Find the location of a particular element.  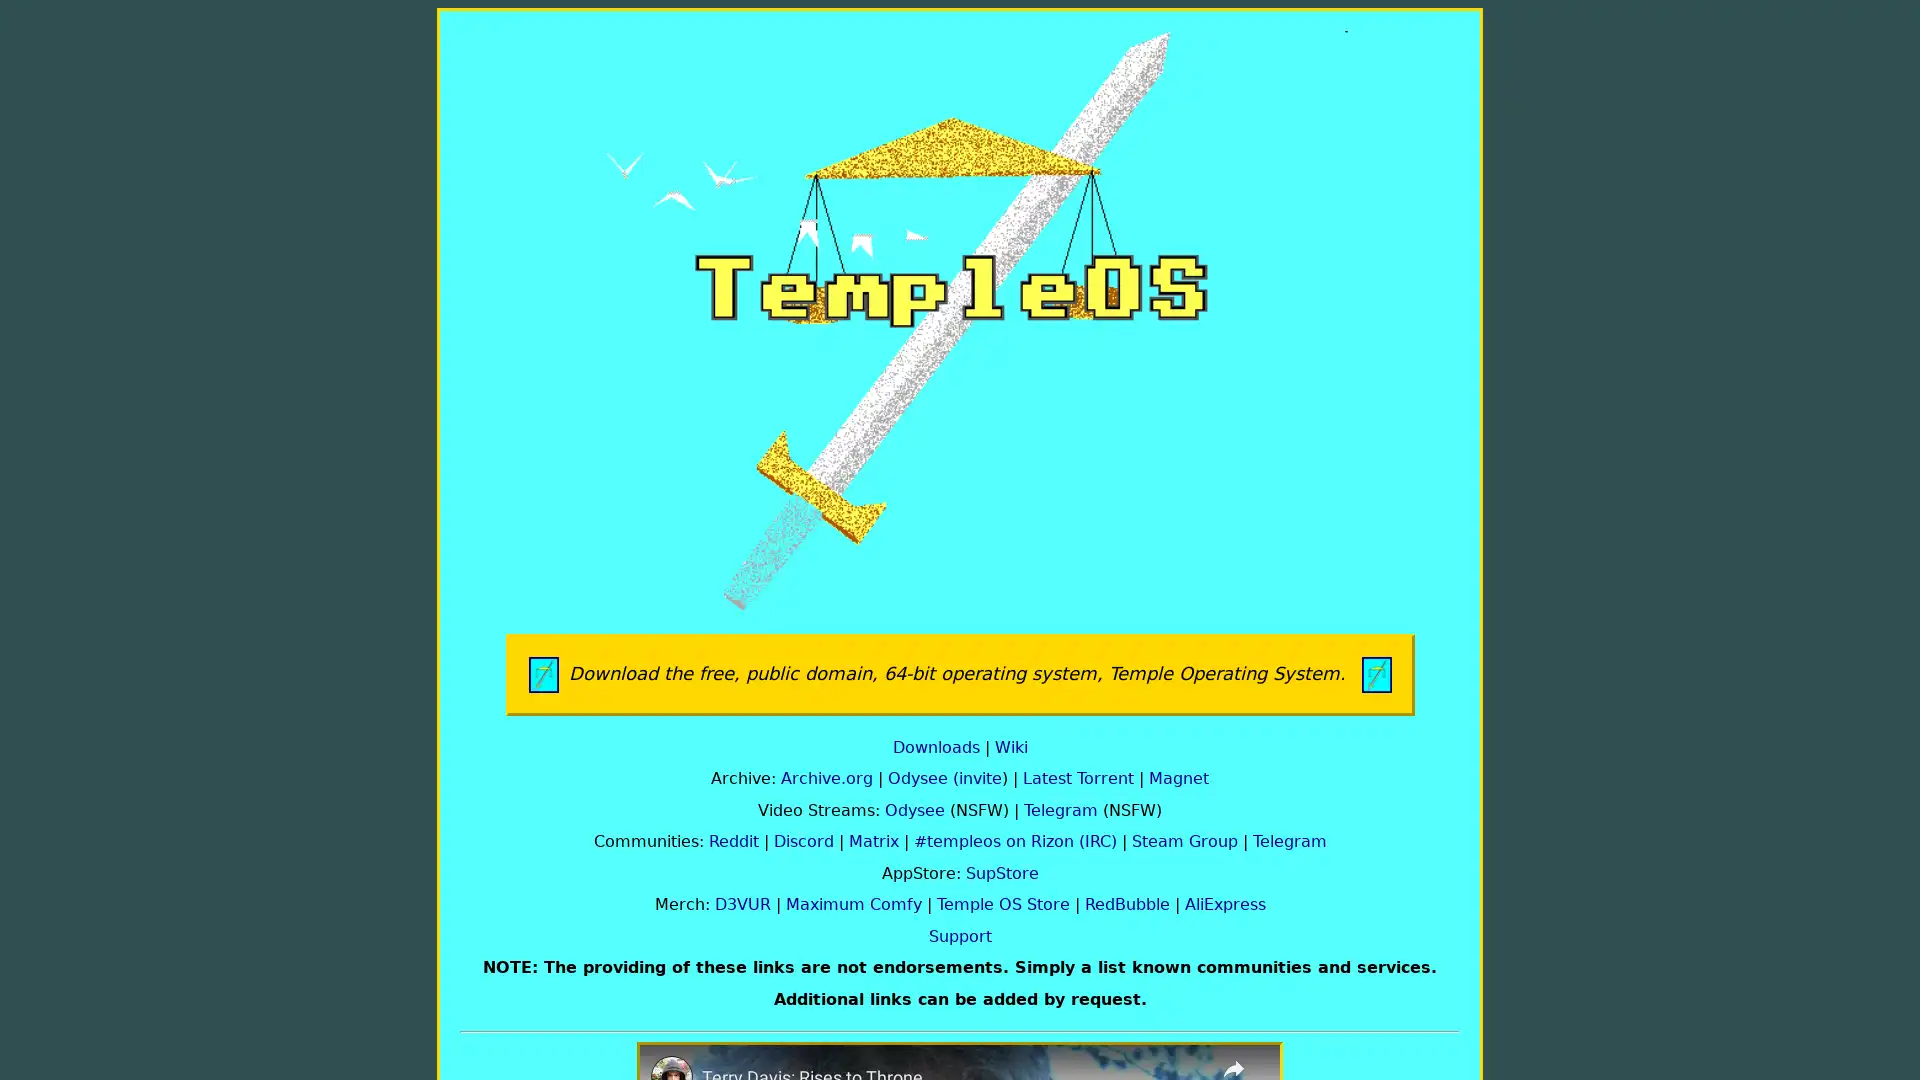

Download the free, public domain, 64-bit operating system, Temple Operating System. is located at coordinates (958, 674).